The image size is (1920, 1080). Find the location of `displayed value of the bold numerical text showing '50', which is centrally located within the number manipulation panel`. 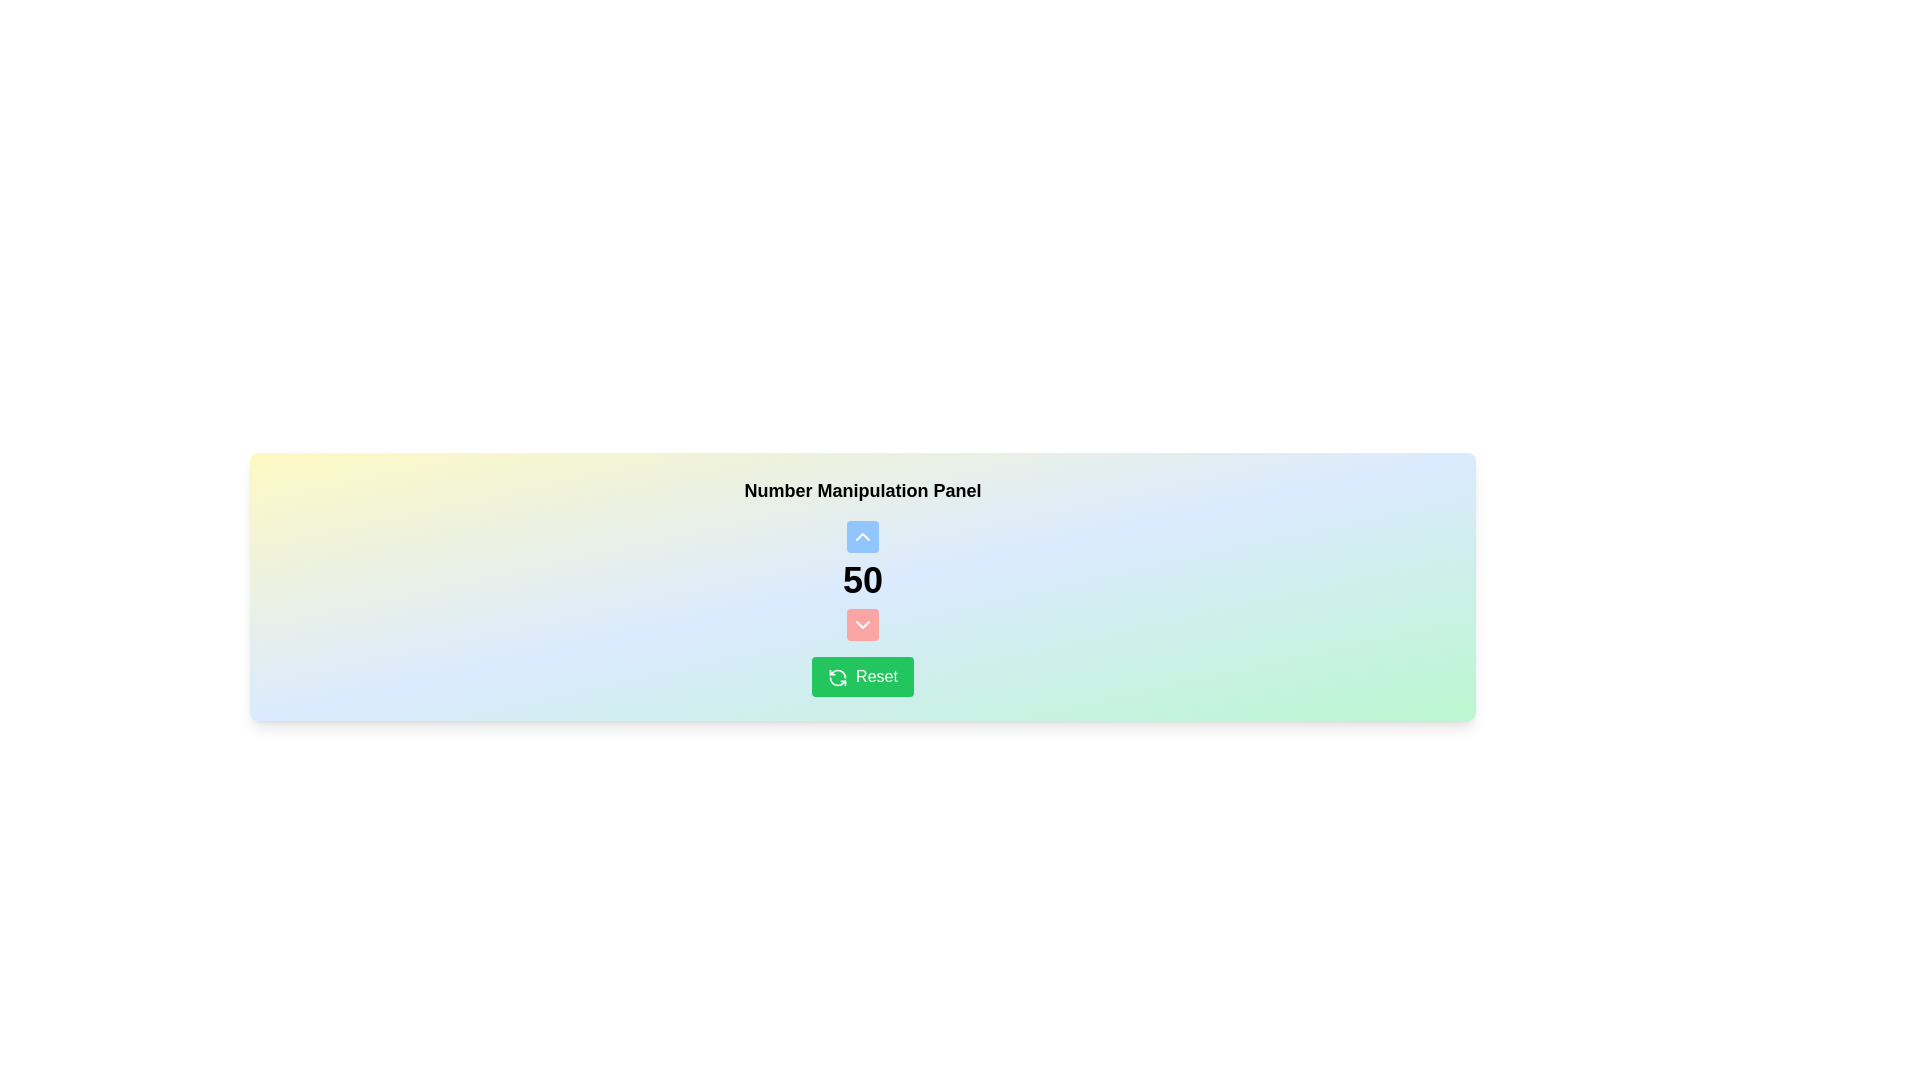

displayed value of the bold numerical text showing '50', which is centrally located within the number manipulation panel is located at coordinates (863, 581).